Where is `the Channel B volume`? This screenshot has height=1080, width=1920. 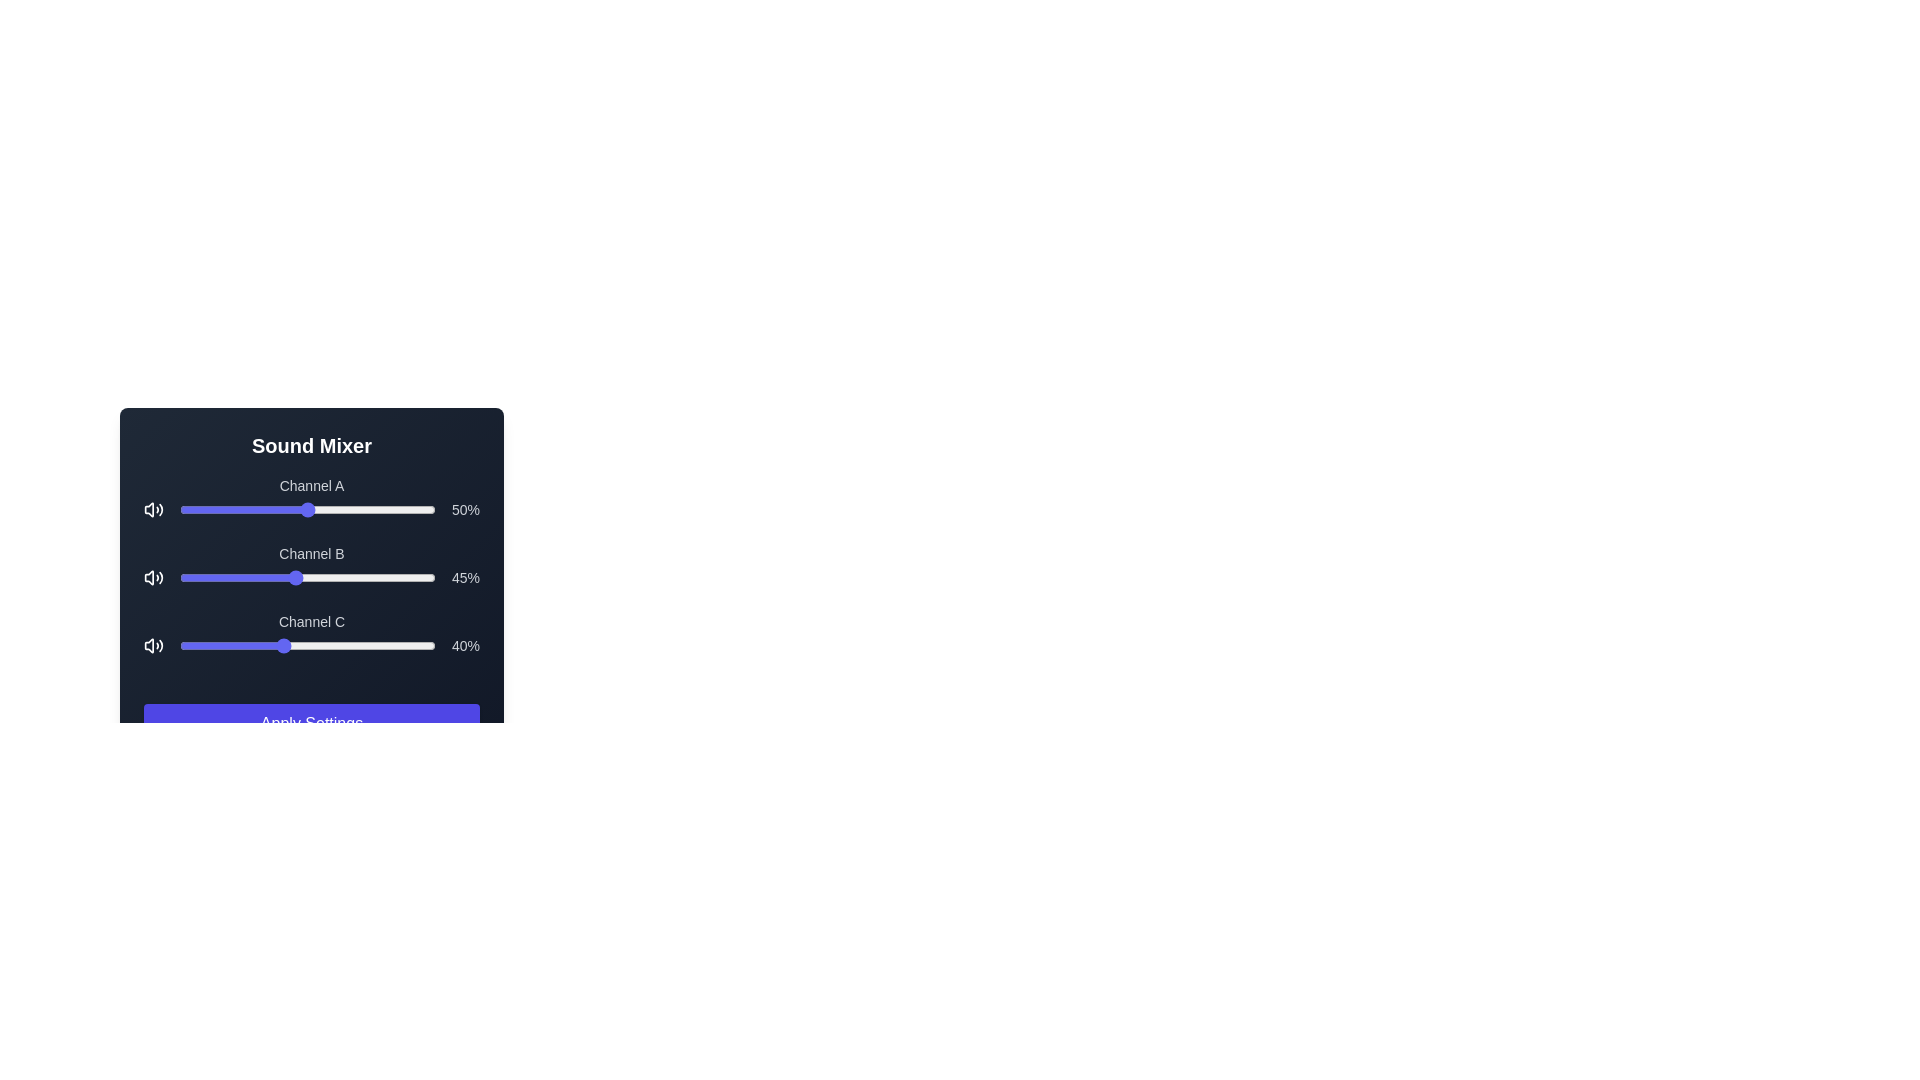 the Channel B volume is located at coordinates (361, 578).